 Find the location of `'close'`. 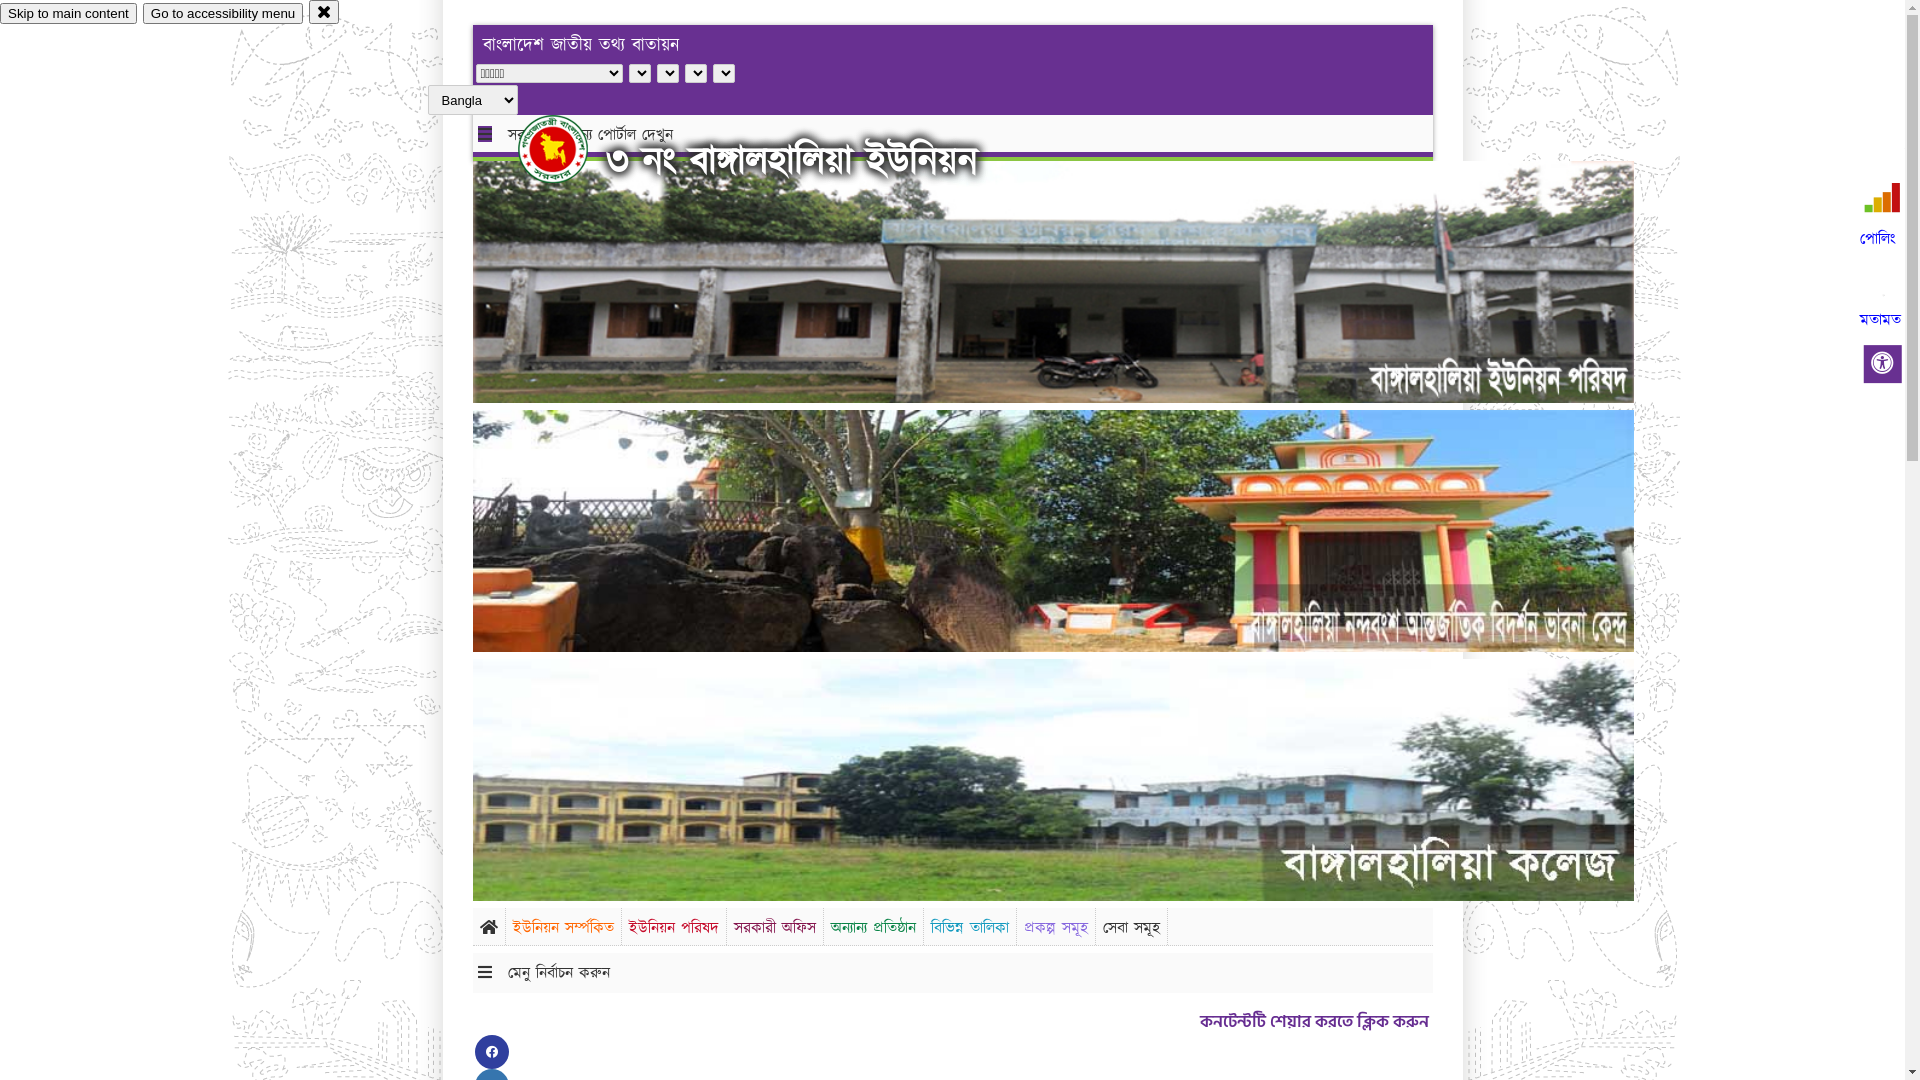

'close' is located at coordinates (324, 11).